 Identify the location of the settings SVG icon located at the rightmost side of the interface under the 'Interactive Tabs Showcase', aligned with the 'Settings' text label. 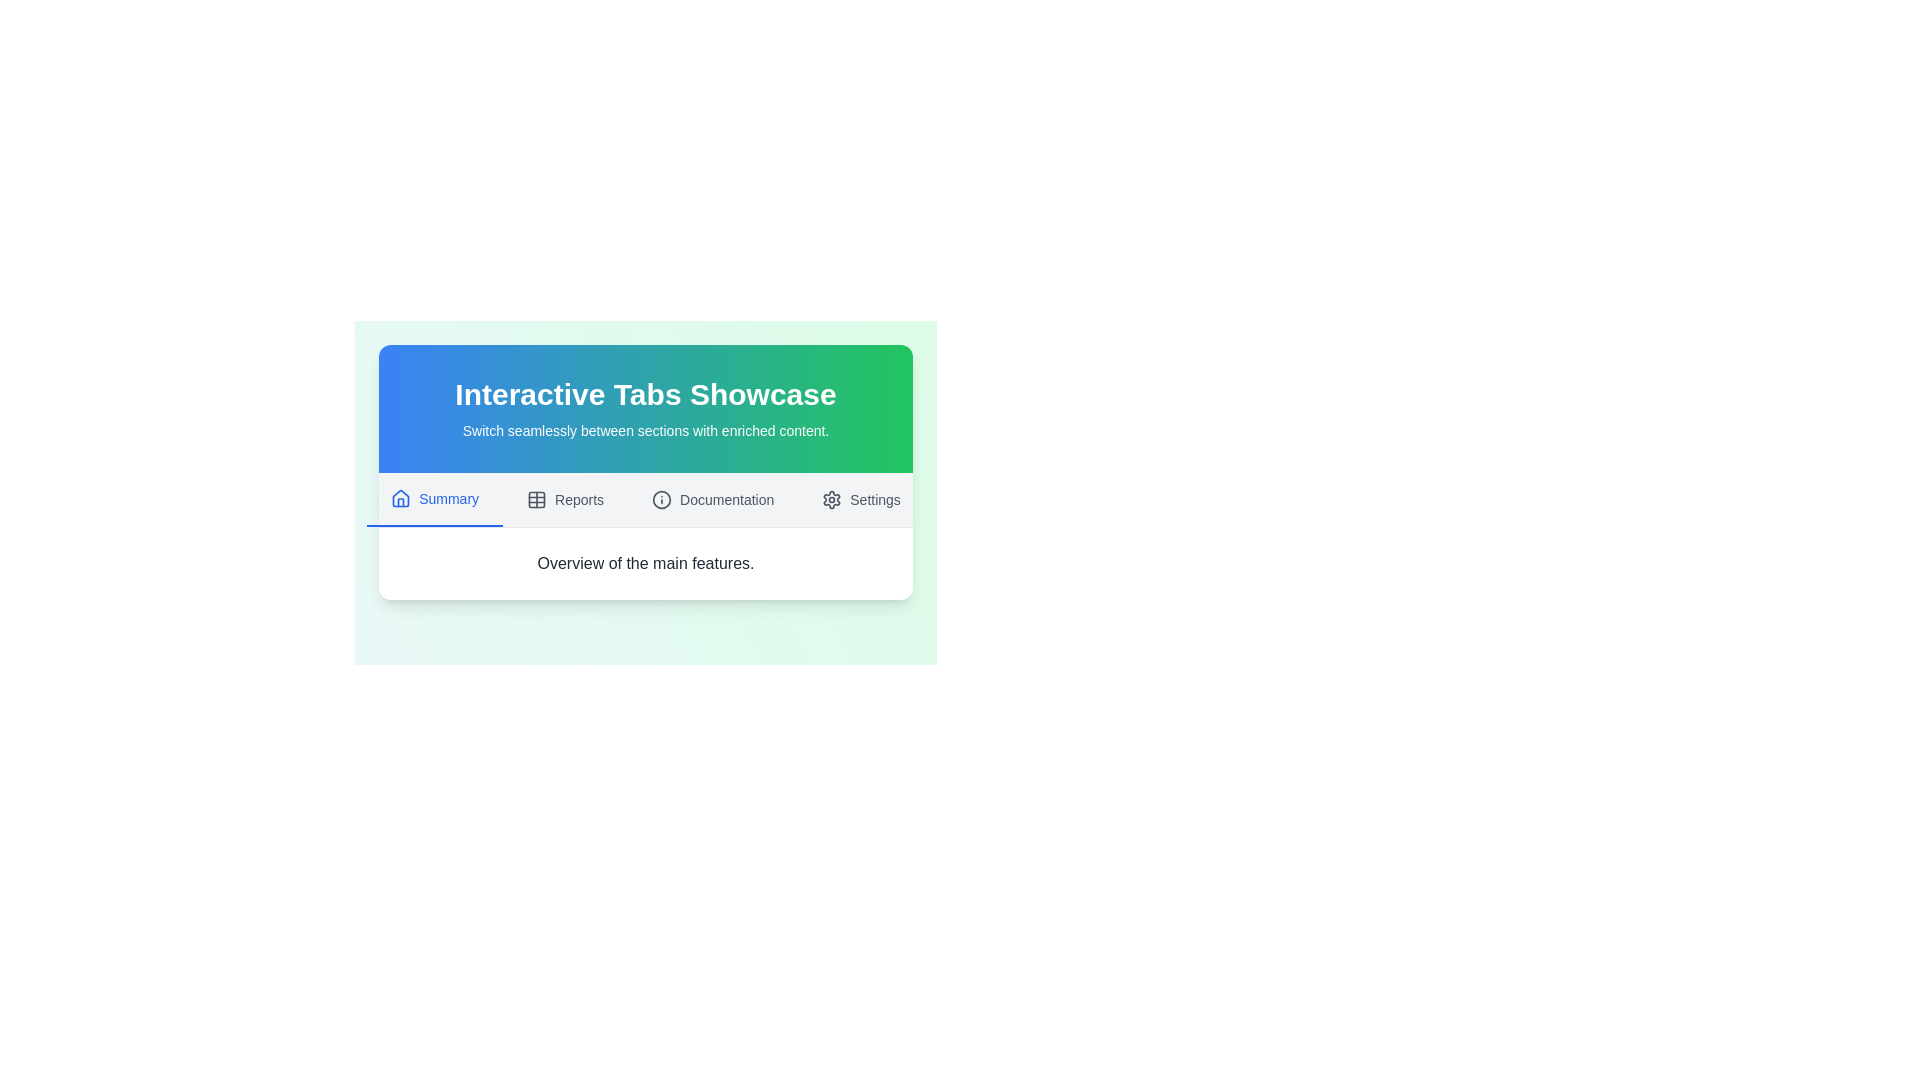
(832, 499).